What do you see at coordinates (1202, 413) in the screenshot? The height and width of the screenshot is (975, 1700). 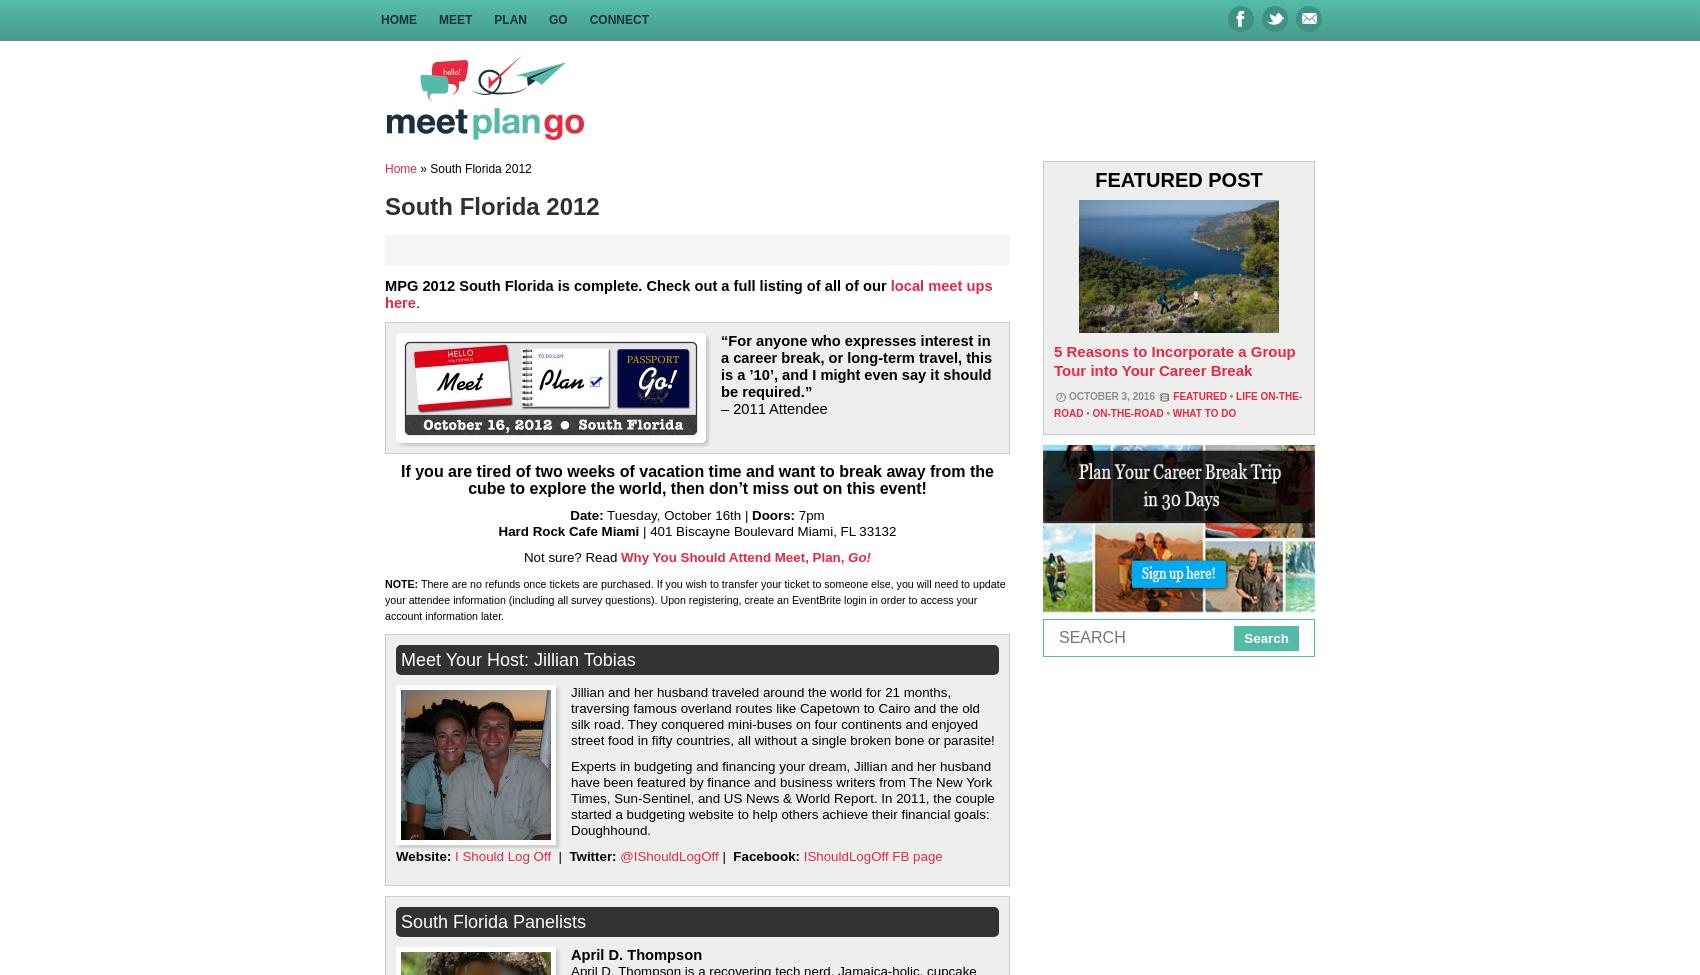 I see `'What to Do'` at bounding box center [1202, 413].